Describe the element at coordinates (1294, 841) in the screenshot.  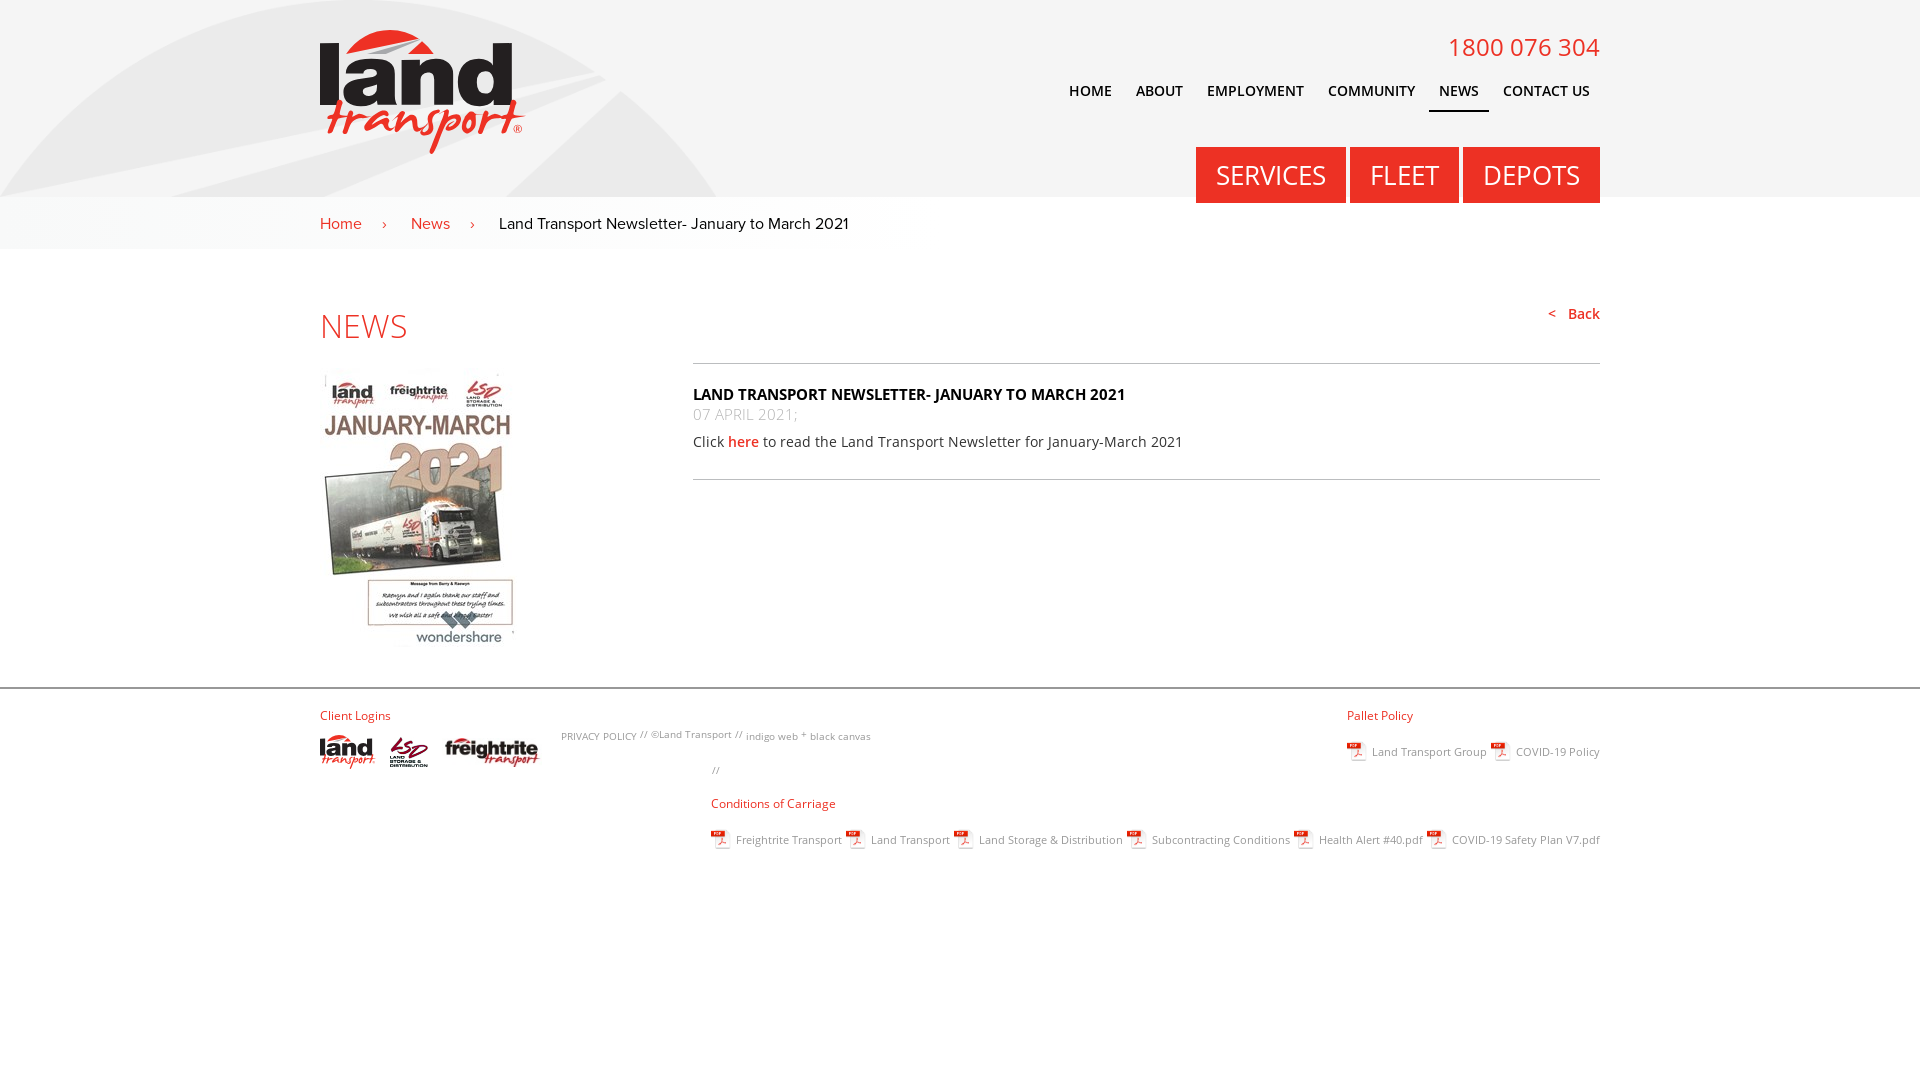
I see `'Health Alert #40.pdf'` at that location.